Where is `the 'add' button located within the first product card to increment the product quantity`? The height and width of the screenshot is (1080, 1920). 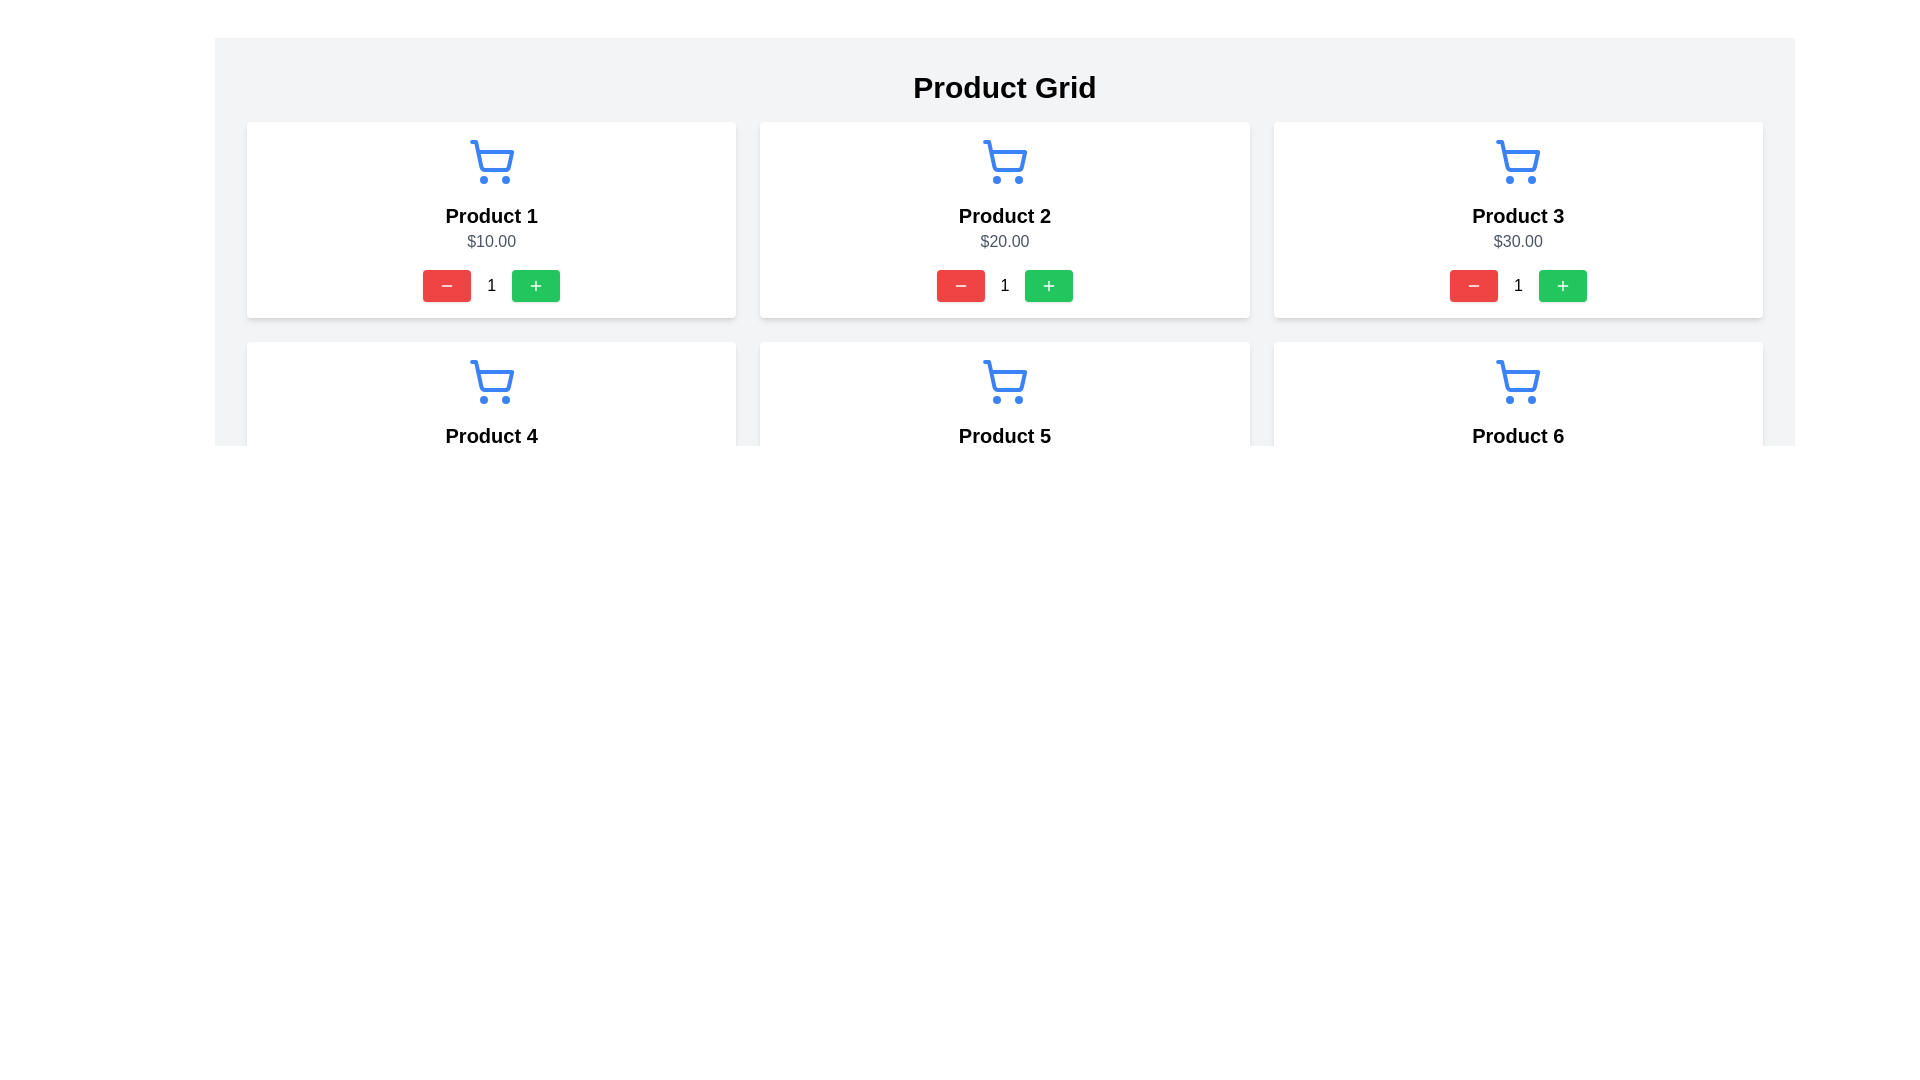
the 'add' button located within the first product card to increment the product quantity is located at coordinates (536, 285).